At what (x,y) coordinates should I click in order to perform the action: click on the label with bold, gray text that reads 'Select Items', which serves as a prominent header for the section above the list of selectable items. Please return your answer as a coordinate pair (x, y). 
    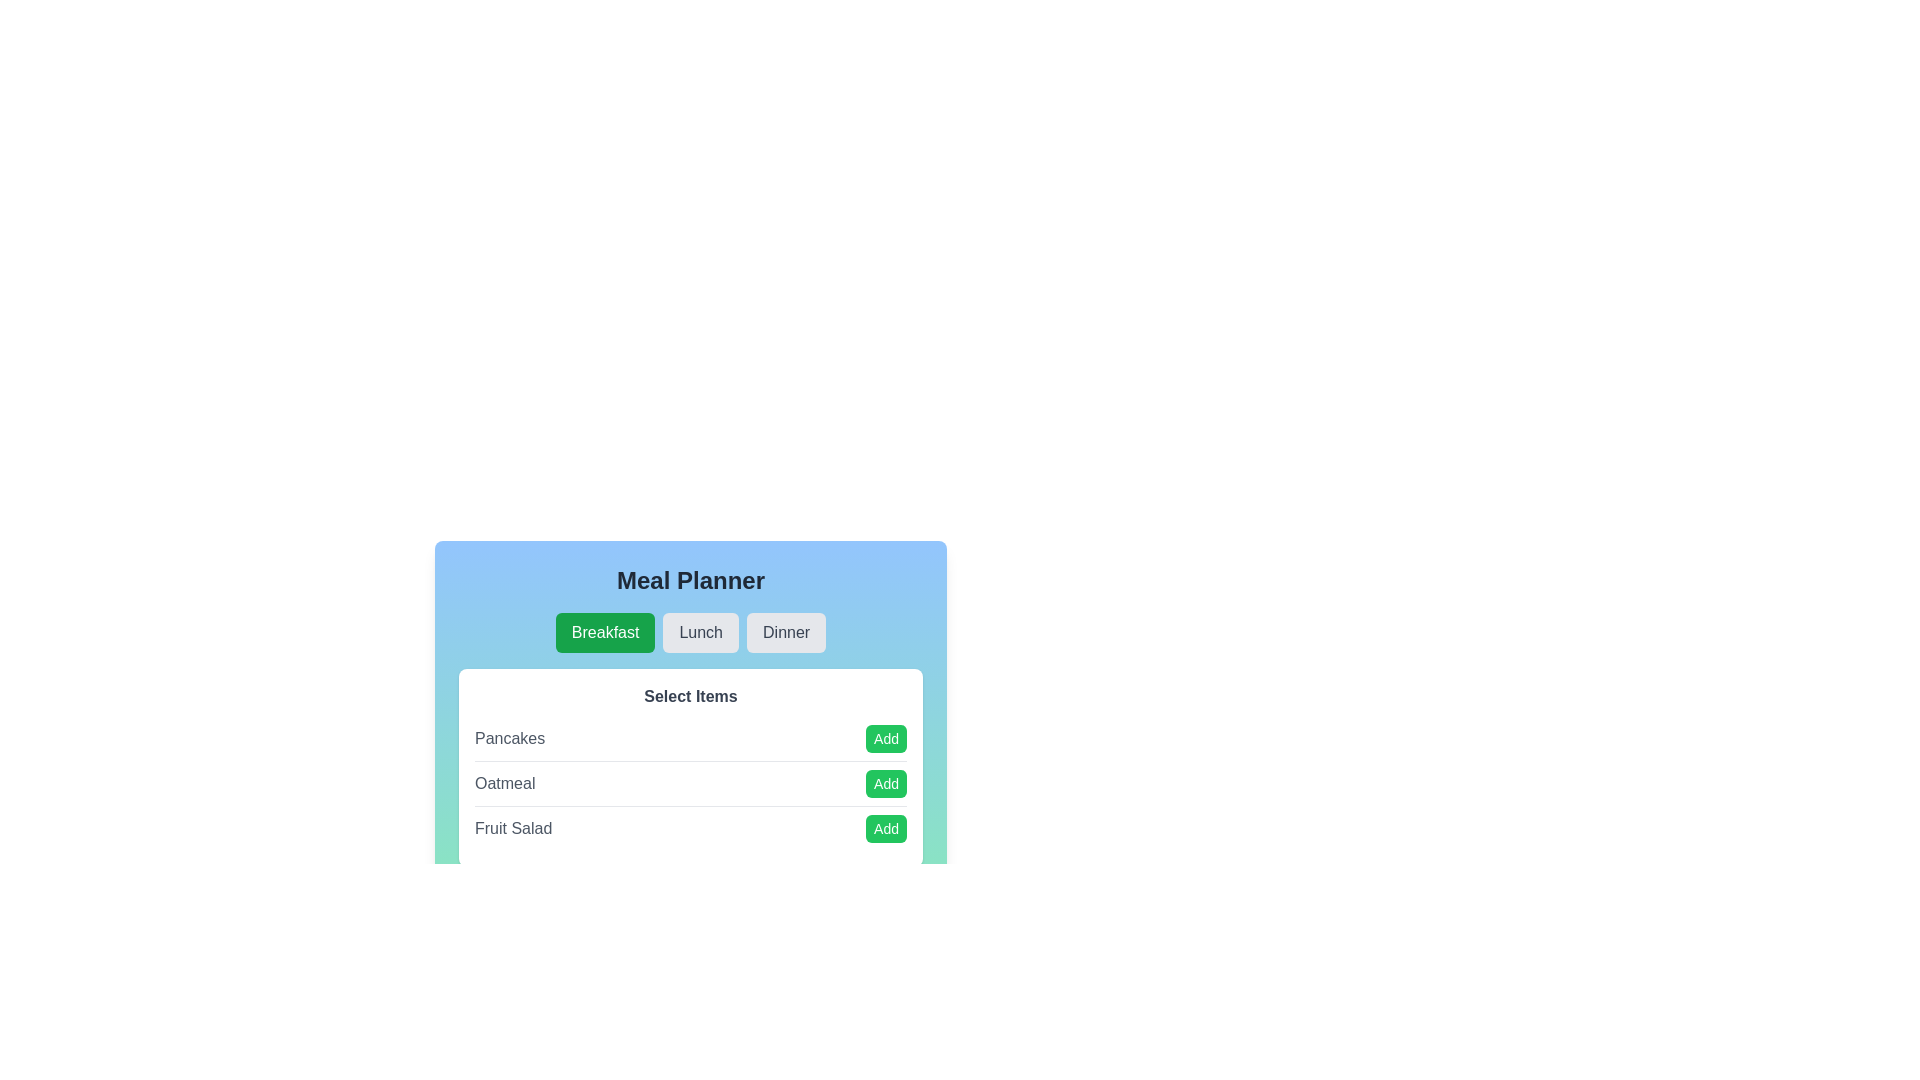
    Looking at the image, I should click on (691, 696).